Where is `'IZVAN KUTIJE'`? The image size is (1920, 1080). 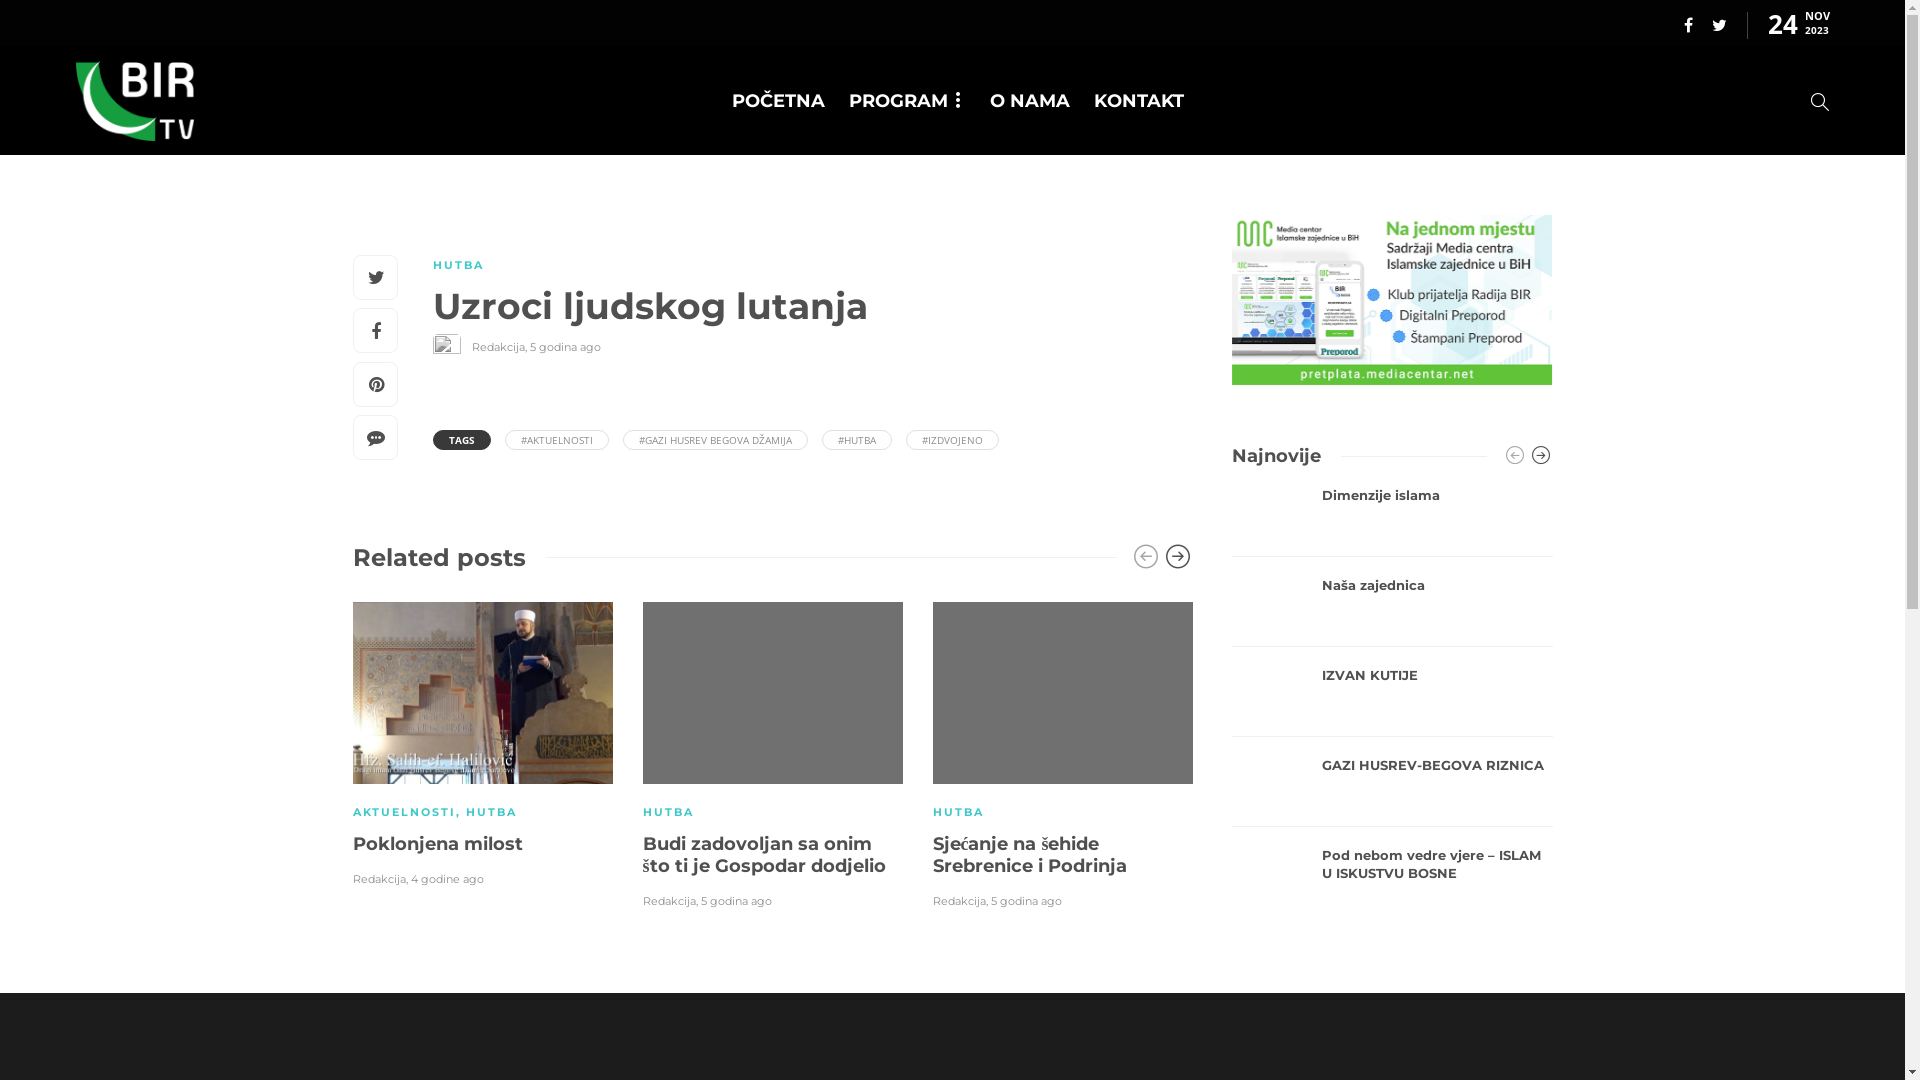
'IZVAN KUTIJE' is located at coordinates (1436, 675).